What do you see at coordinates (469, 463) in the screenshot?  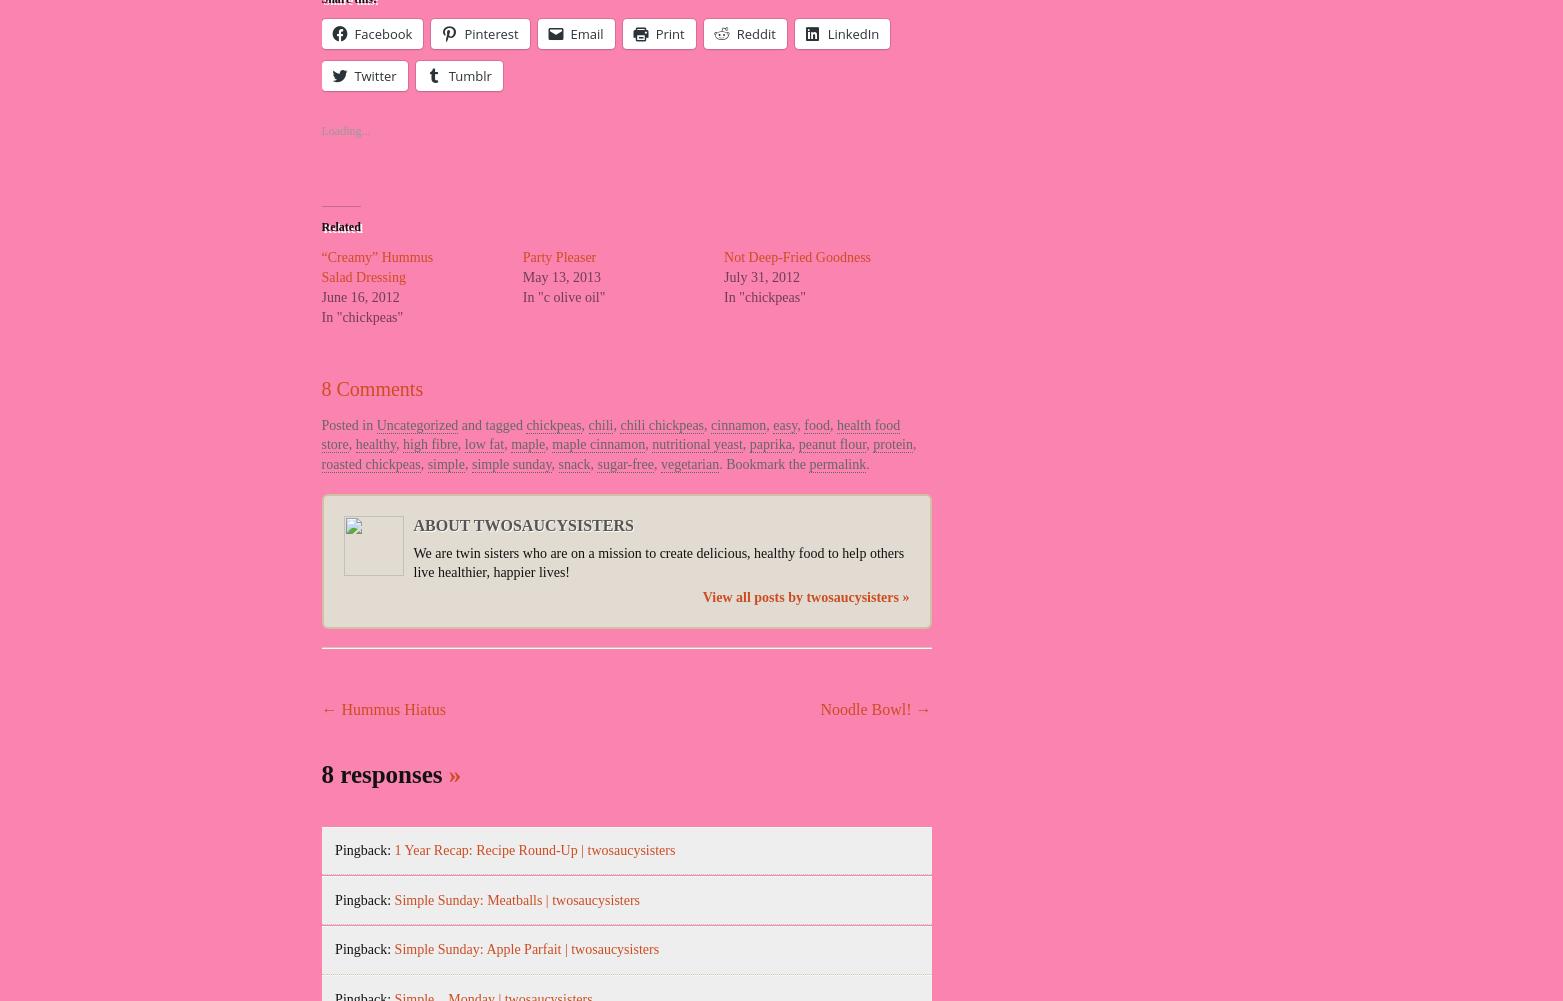 I see `'simple sunday'` at bounding box center [469, 463].